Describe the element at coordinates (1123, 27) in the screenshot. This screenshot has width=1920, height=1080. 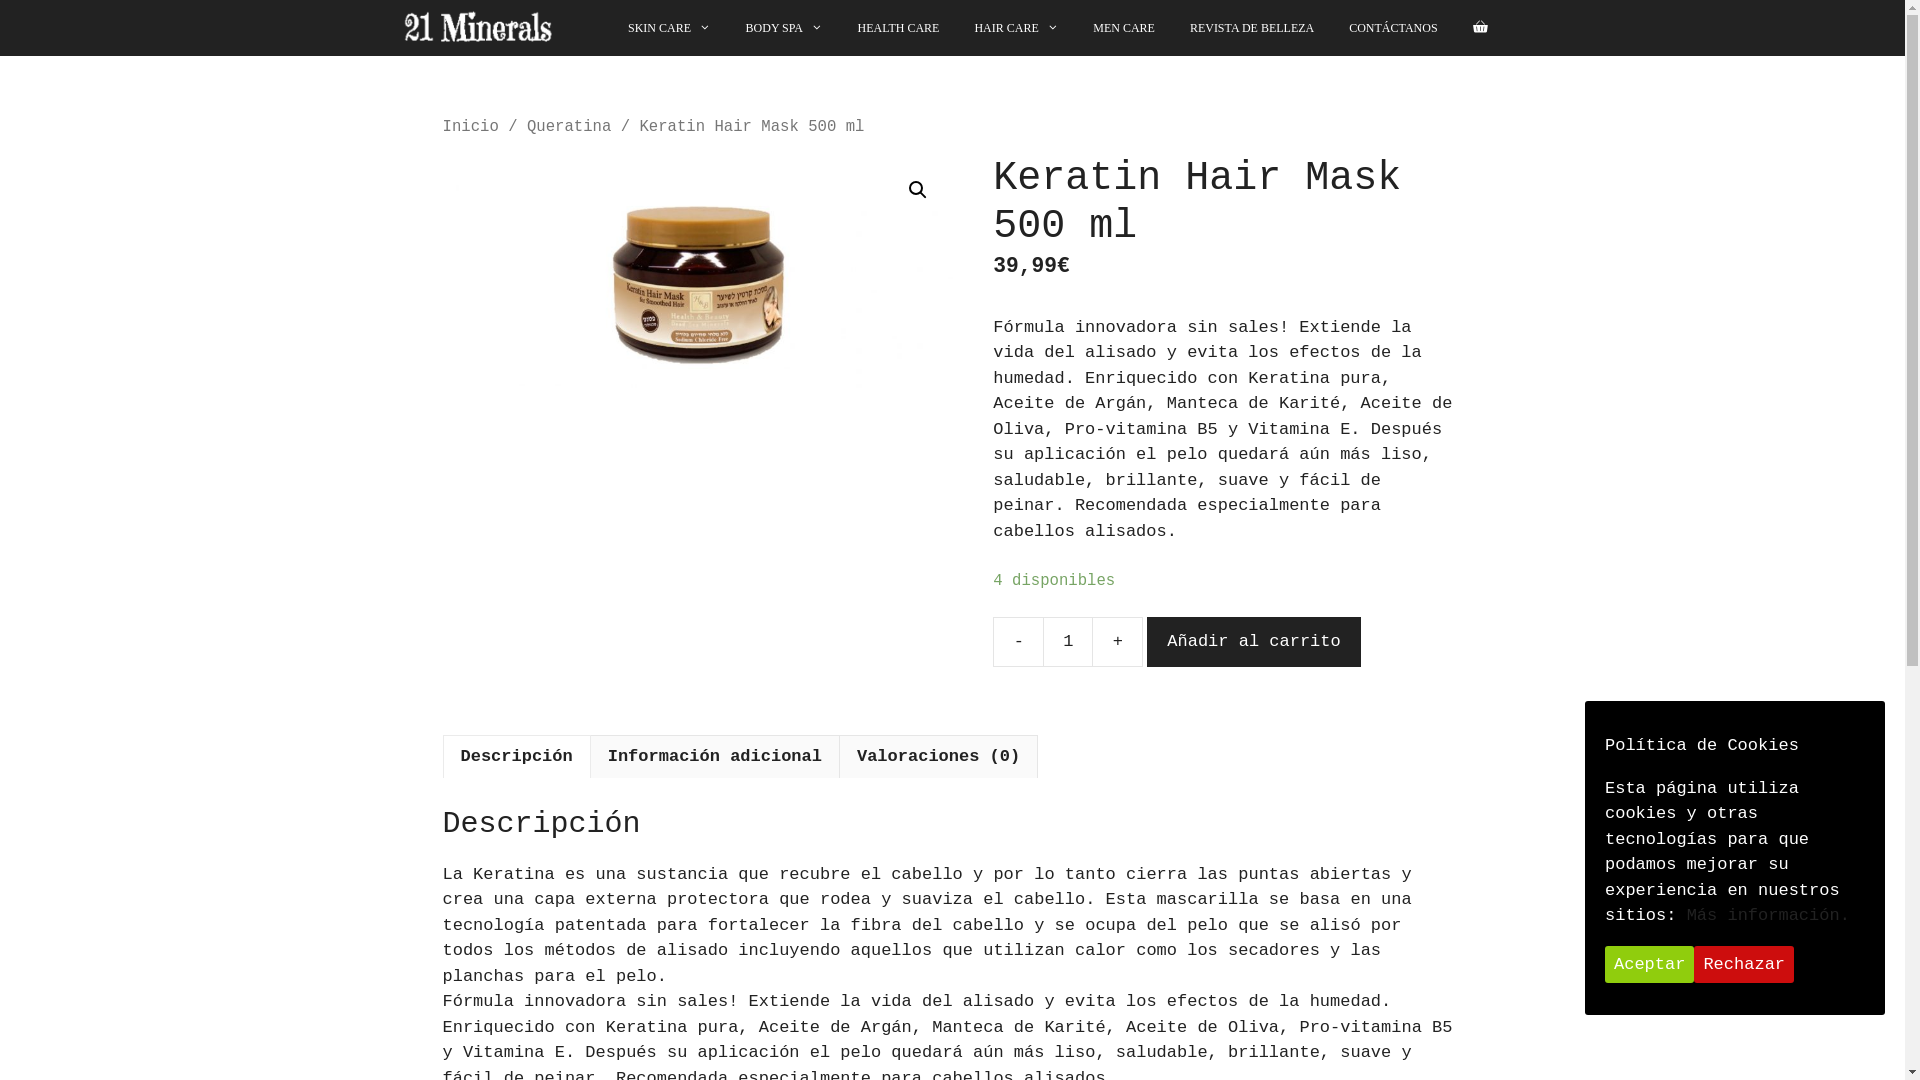
I see `'MEN CARE'` at that location.